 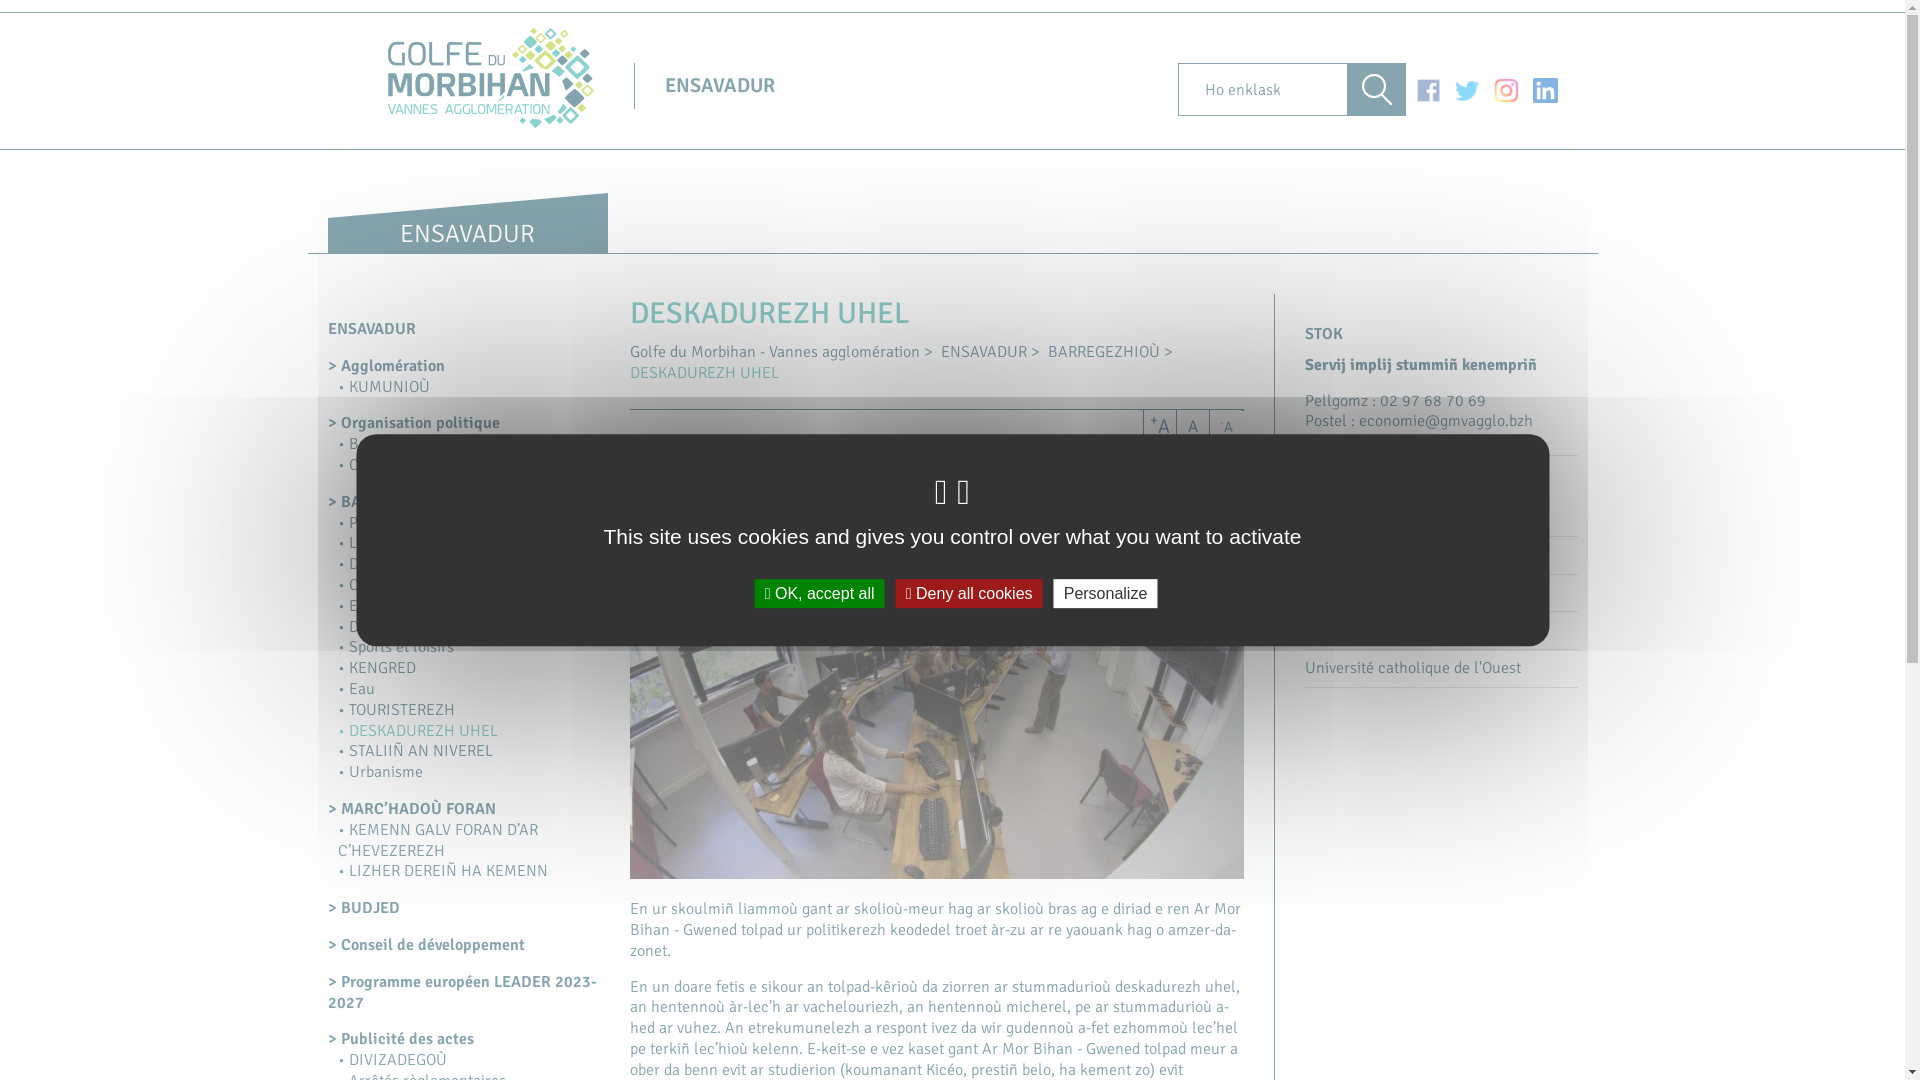 What do you see at coordinates (1159, 426) in the screenshot?
I see `'+A'` at bounding box center [1159, 426].